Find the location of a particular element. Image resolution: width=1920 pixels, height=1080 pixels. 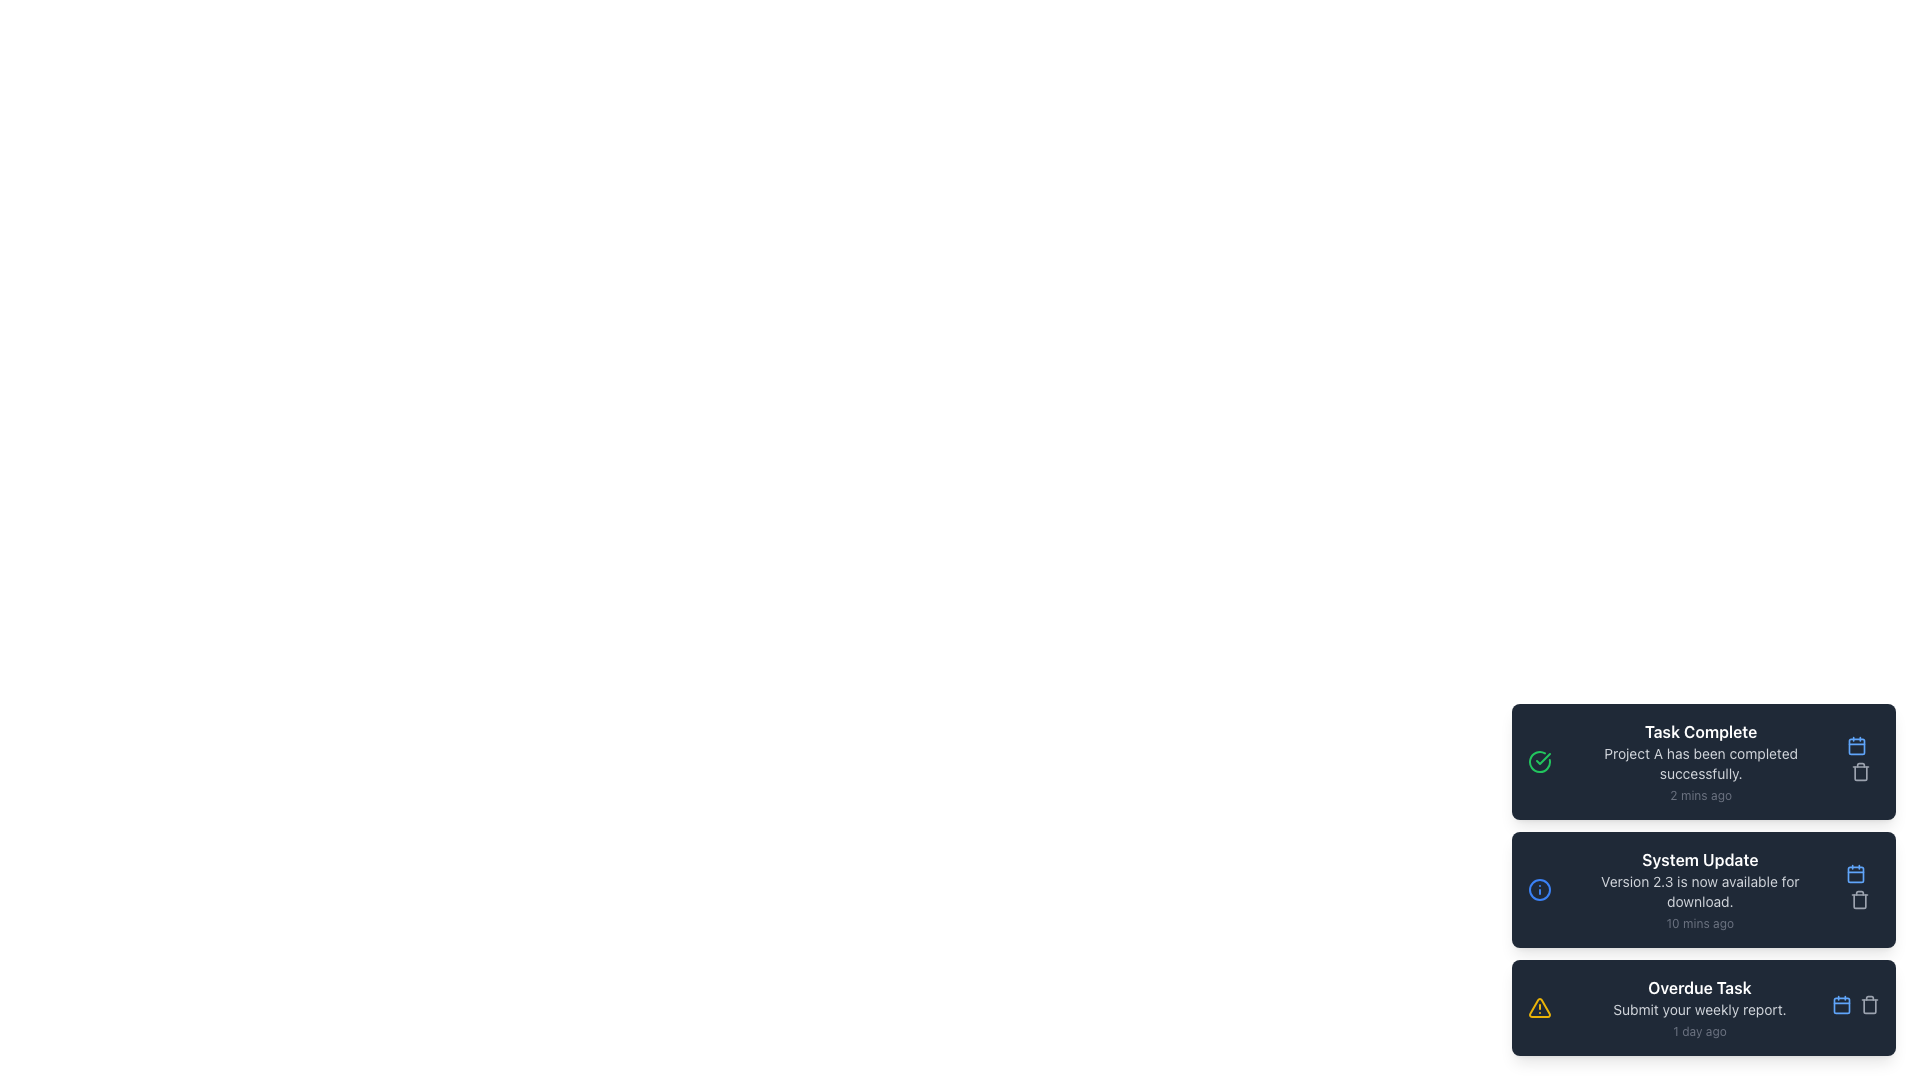

the blue calendar icon button located in the 'System Update' notification card on the right-hand side is located at coordinates (1855, 873).